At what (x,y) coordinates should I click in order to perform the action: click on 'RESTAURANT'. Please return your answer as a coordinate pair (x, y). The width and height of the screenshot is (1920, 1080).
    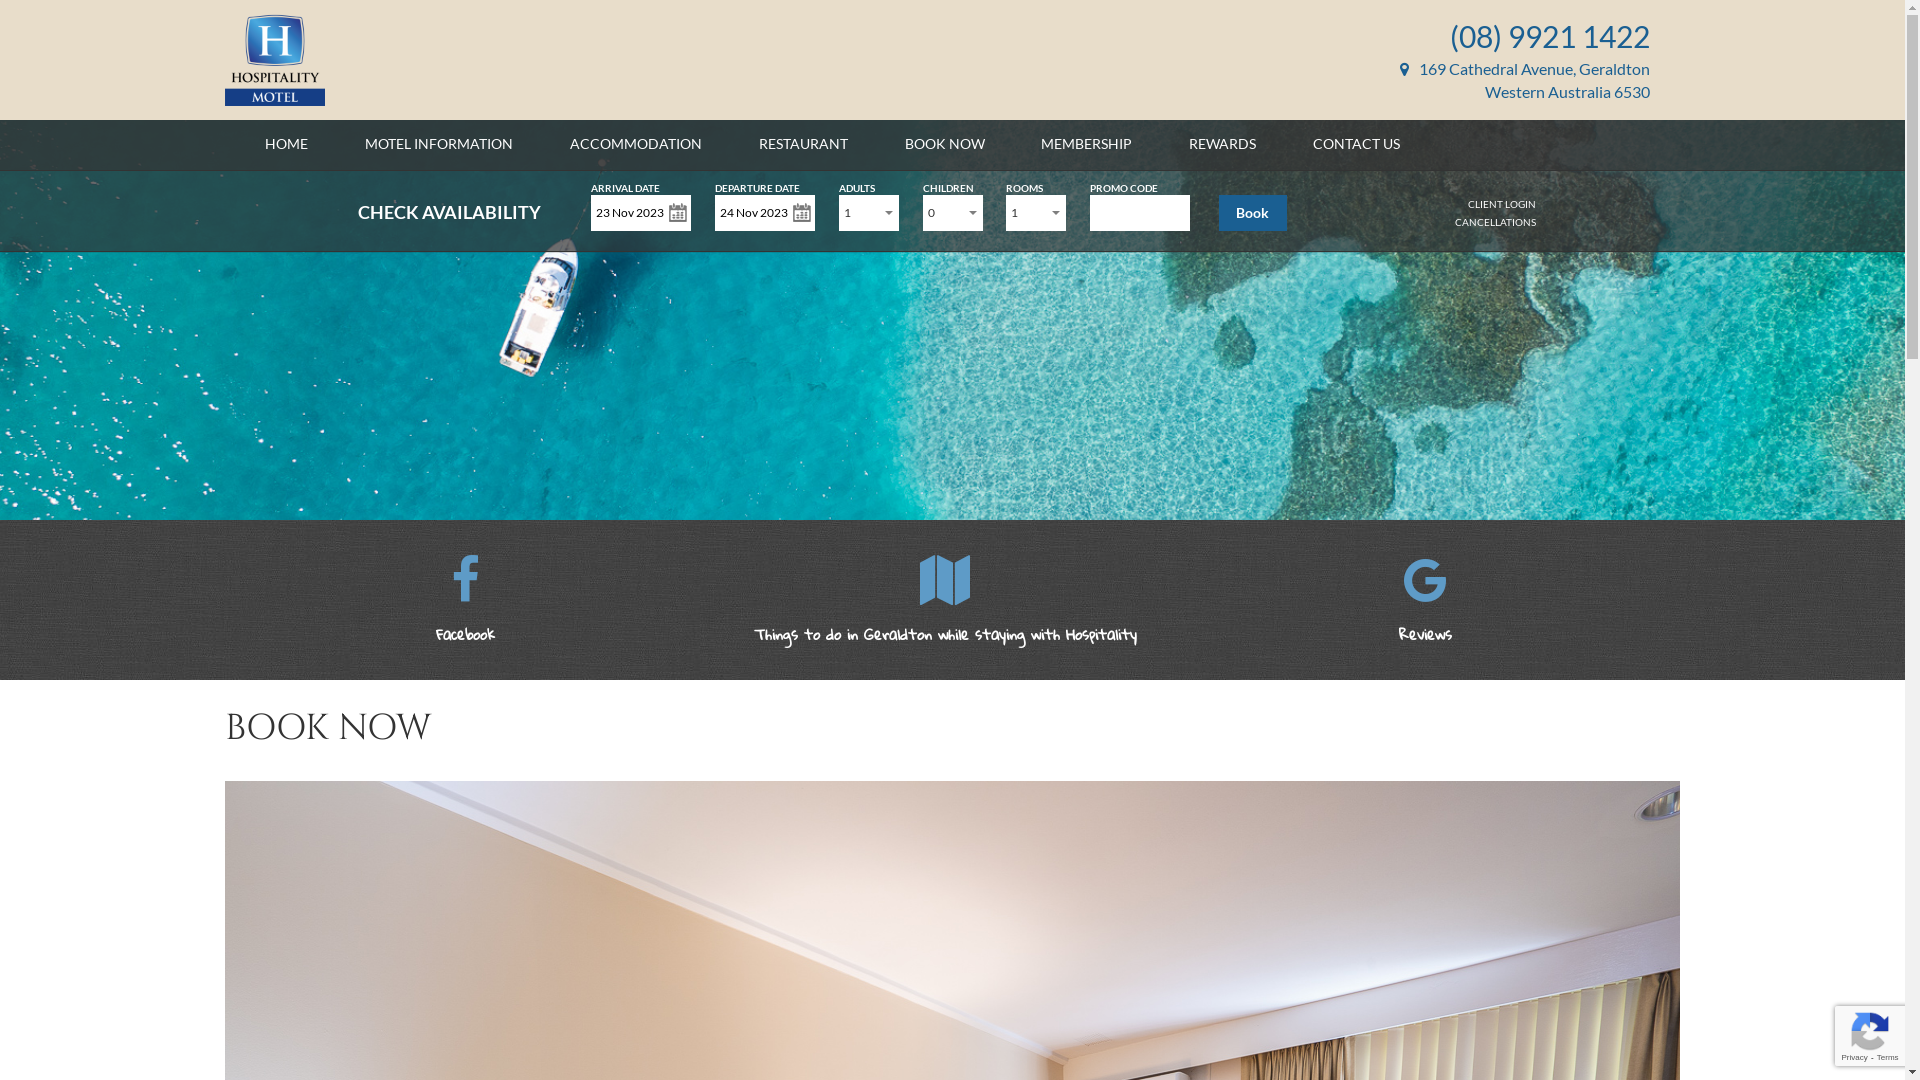
    Looking at the image, I should click on (803, 142).